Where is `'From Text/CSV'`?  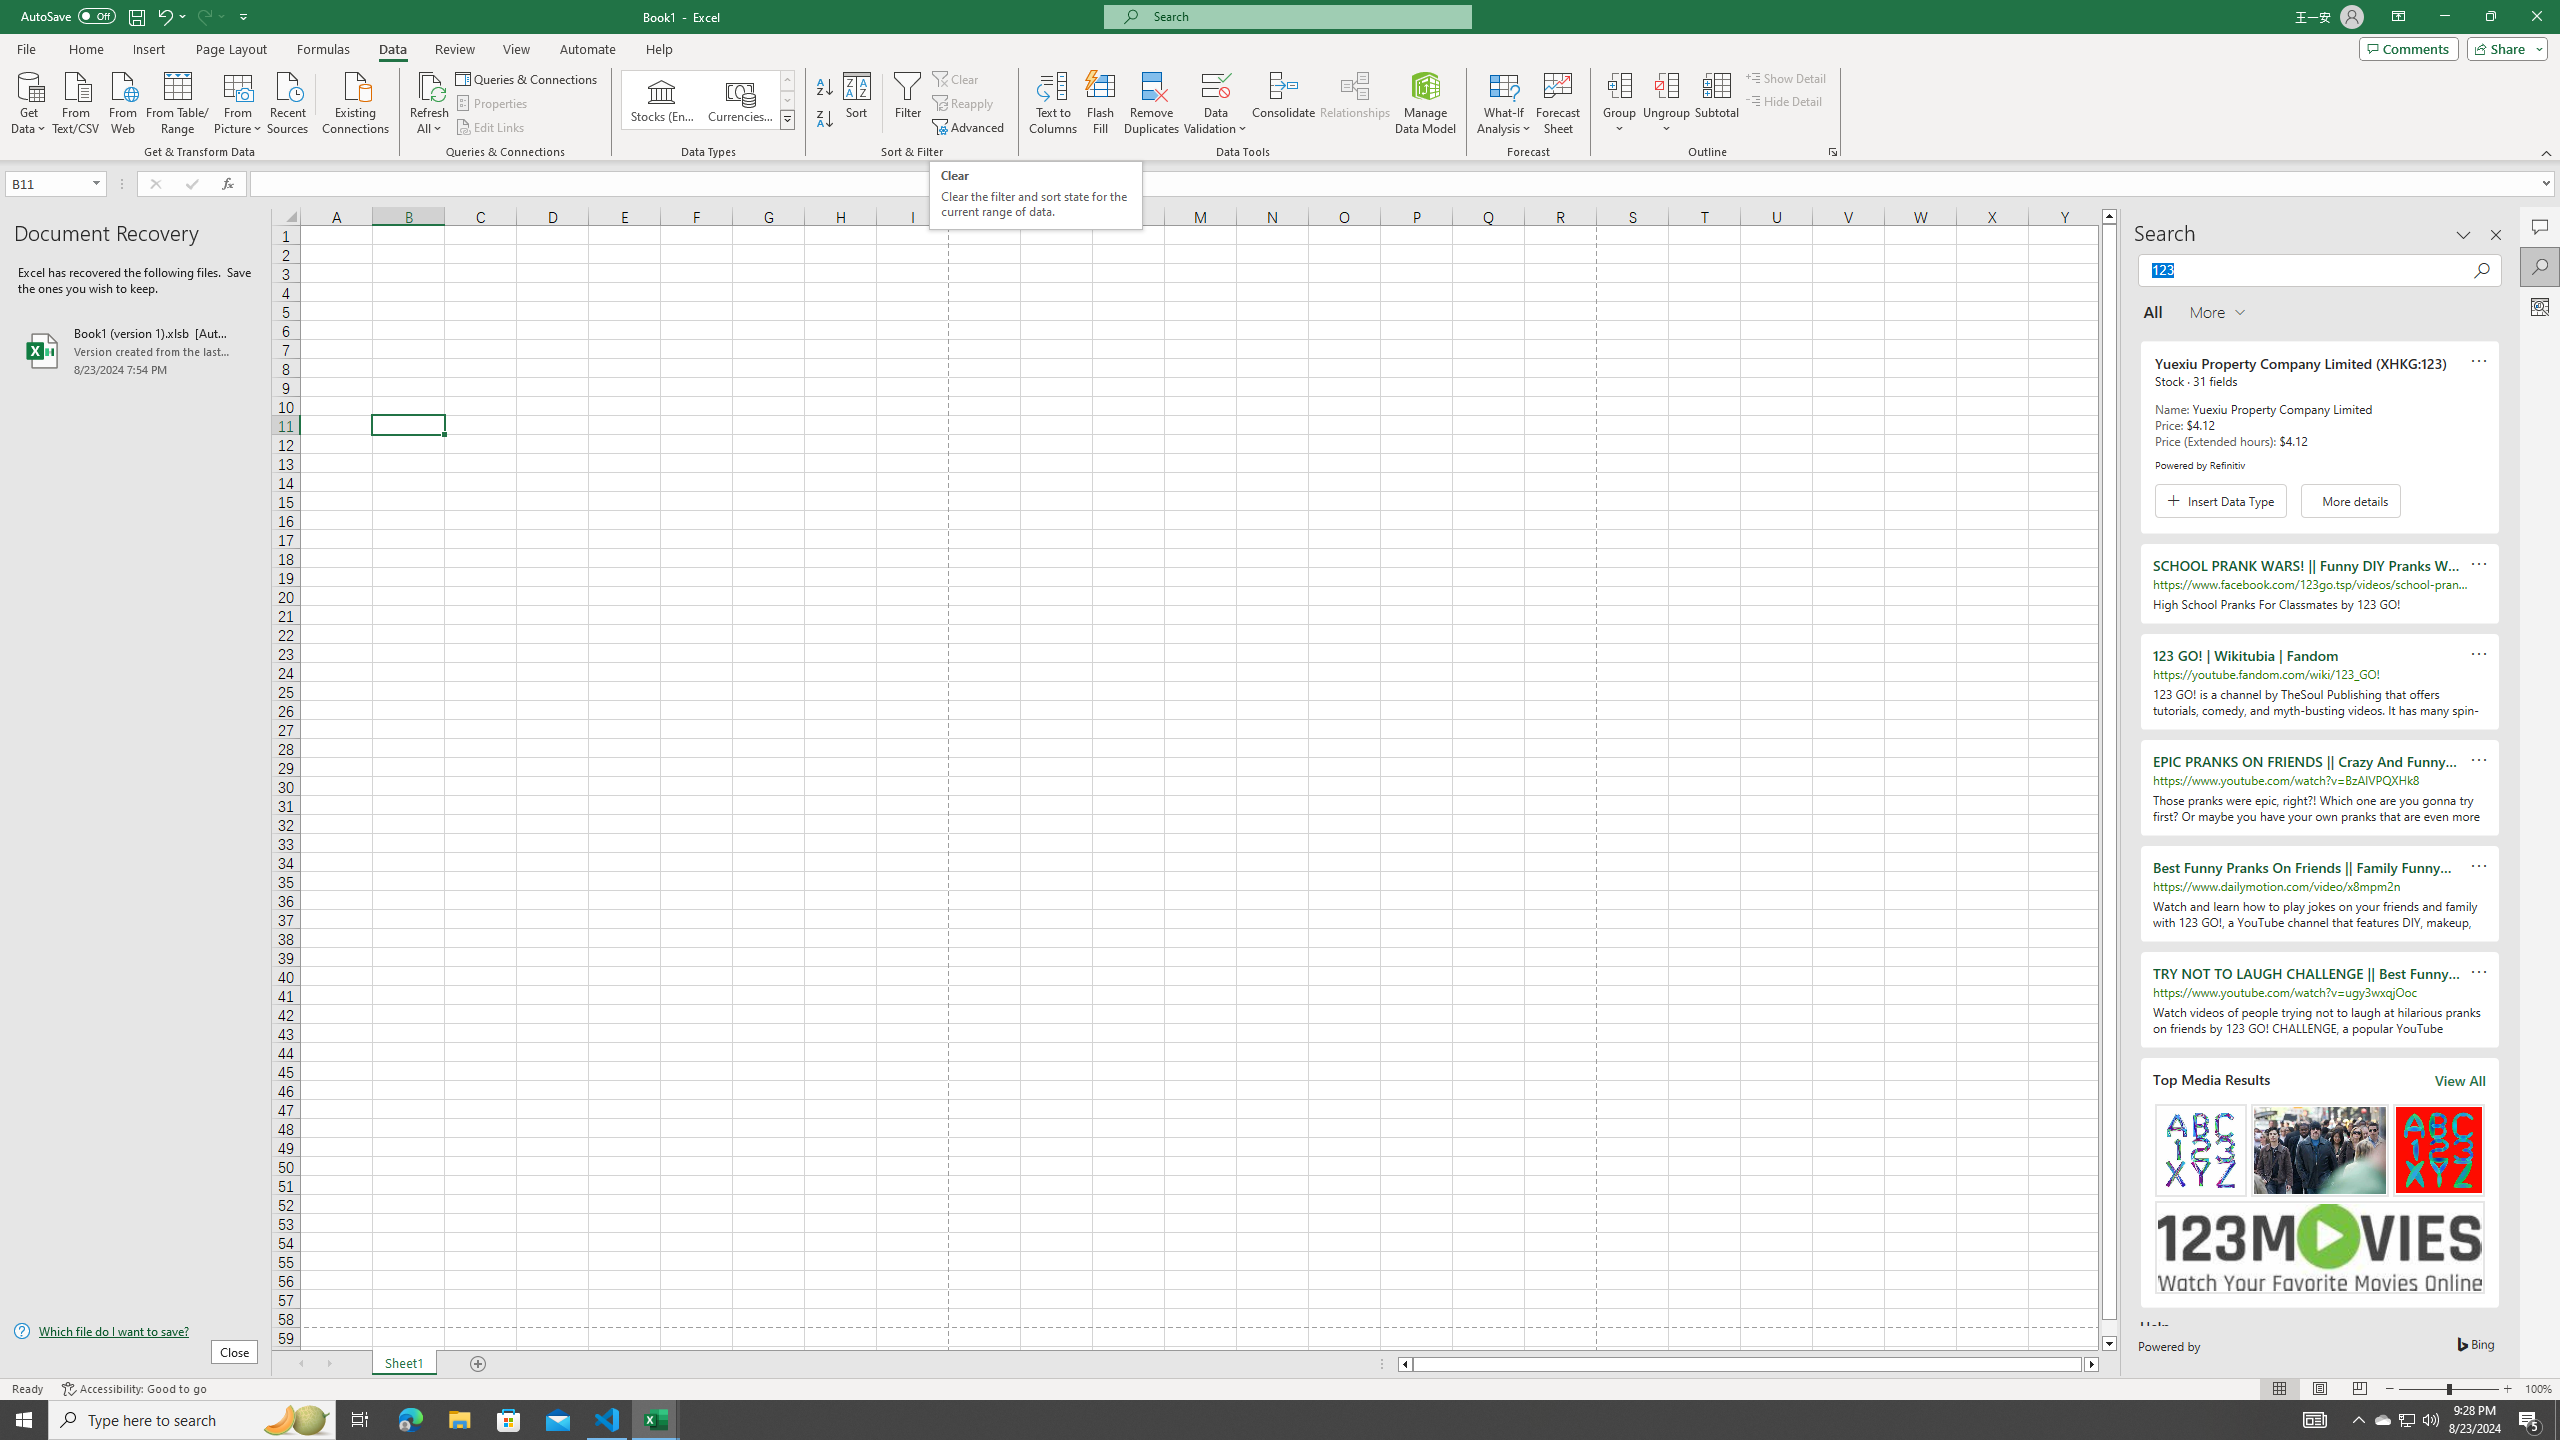
'From Text/CSV' is located at coordinates (76, 100).